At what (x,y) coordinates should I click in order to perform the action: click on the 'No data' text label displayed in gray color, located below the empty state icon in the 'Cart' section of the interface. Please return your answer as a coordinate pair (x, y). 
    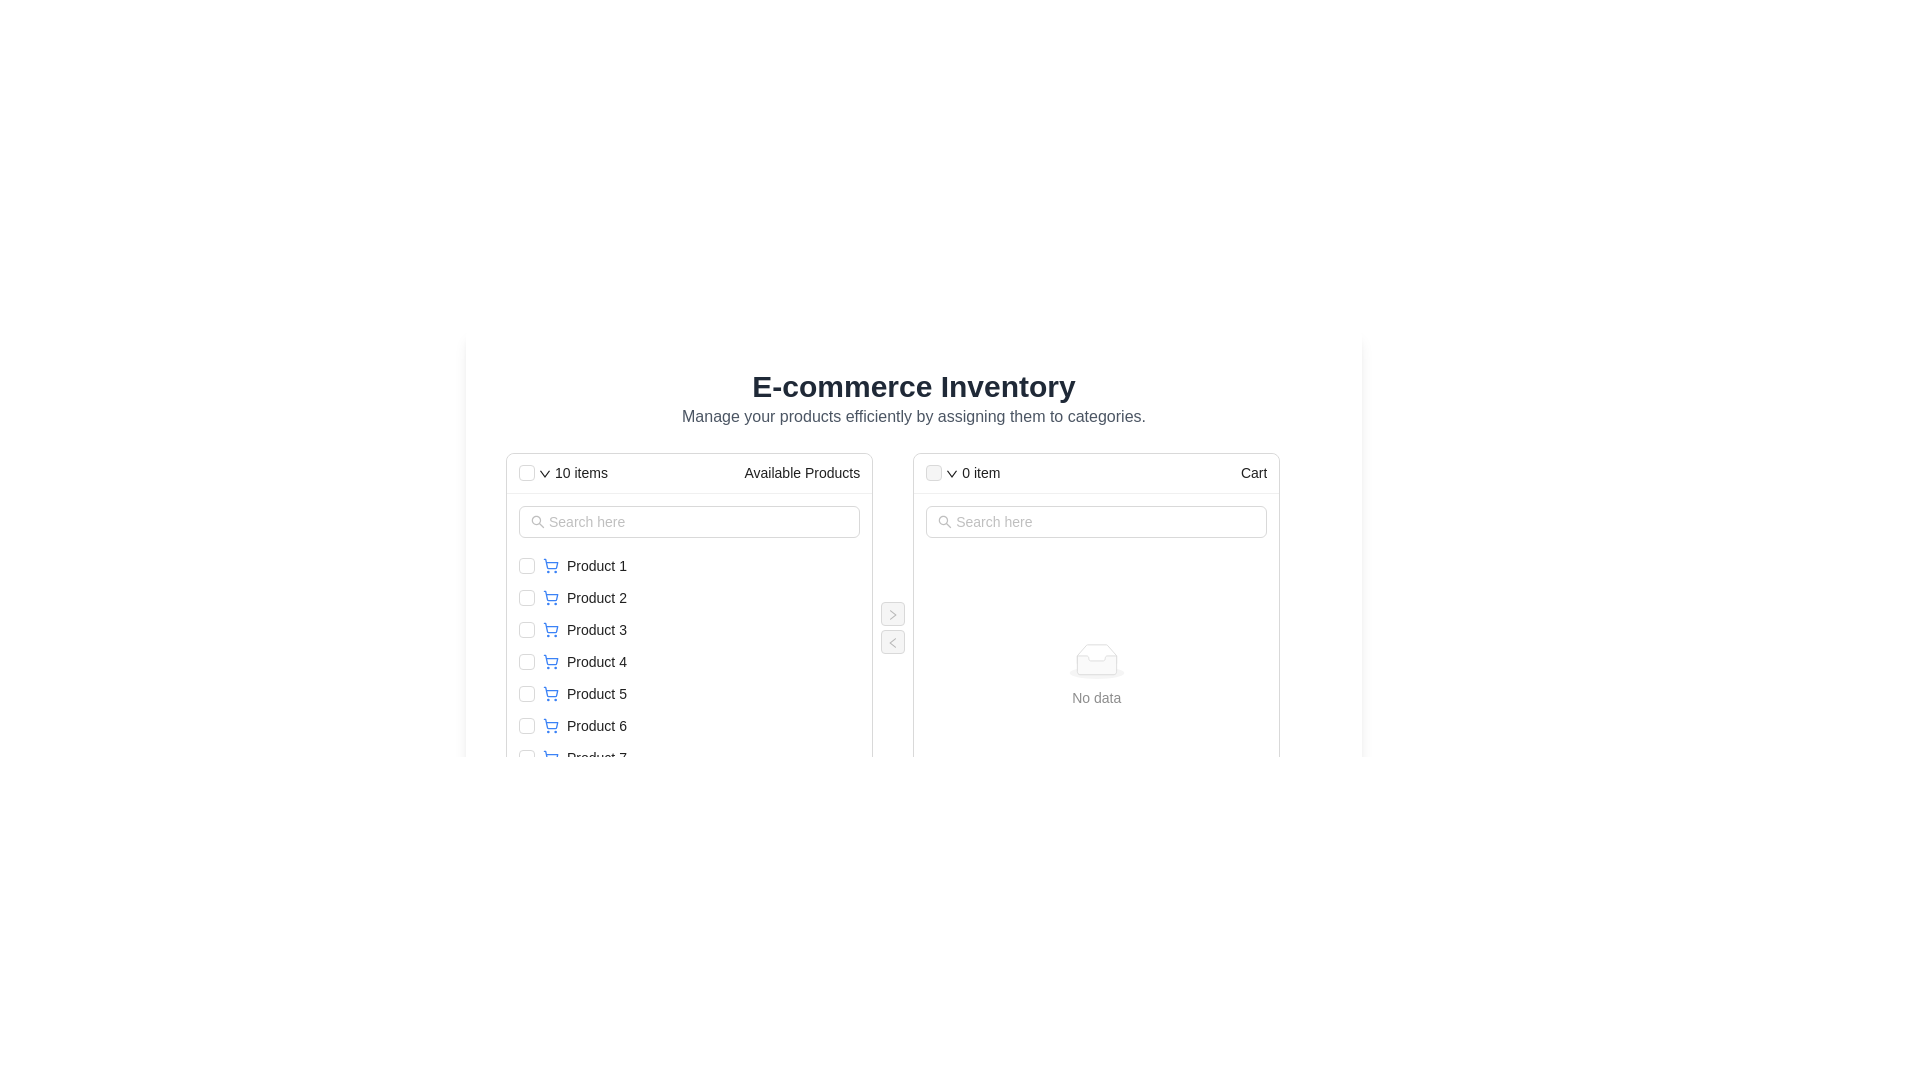
    Looking at the image, I should click on (1095, 696).